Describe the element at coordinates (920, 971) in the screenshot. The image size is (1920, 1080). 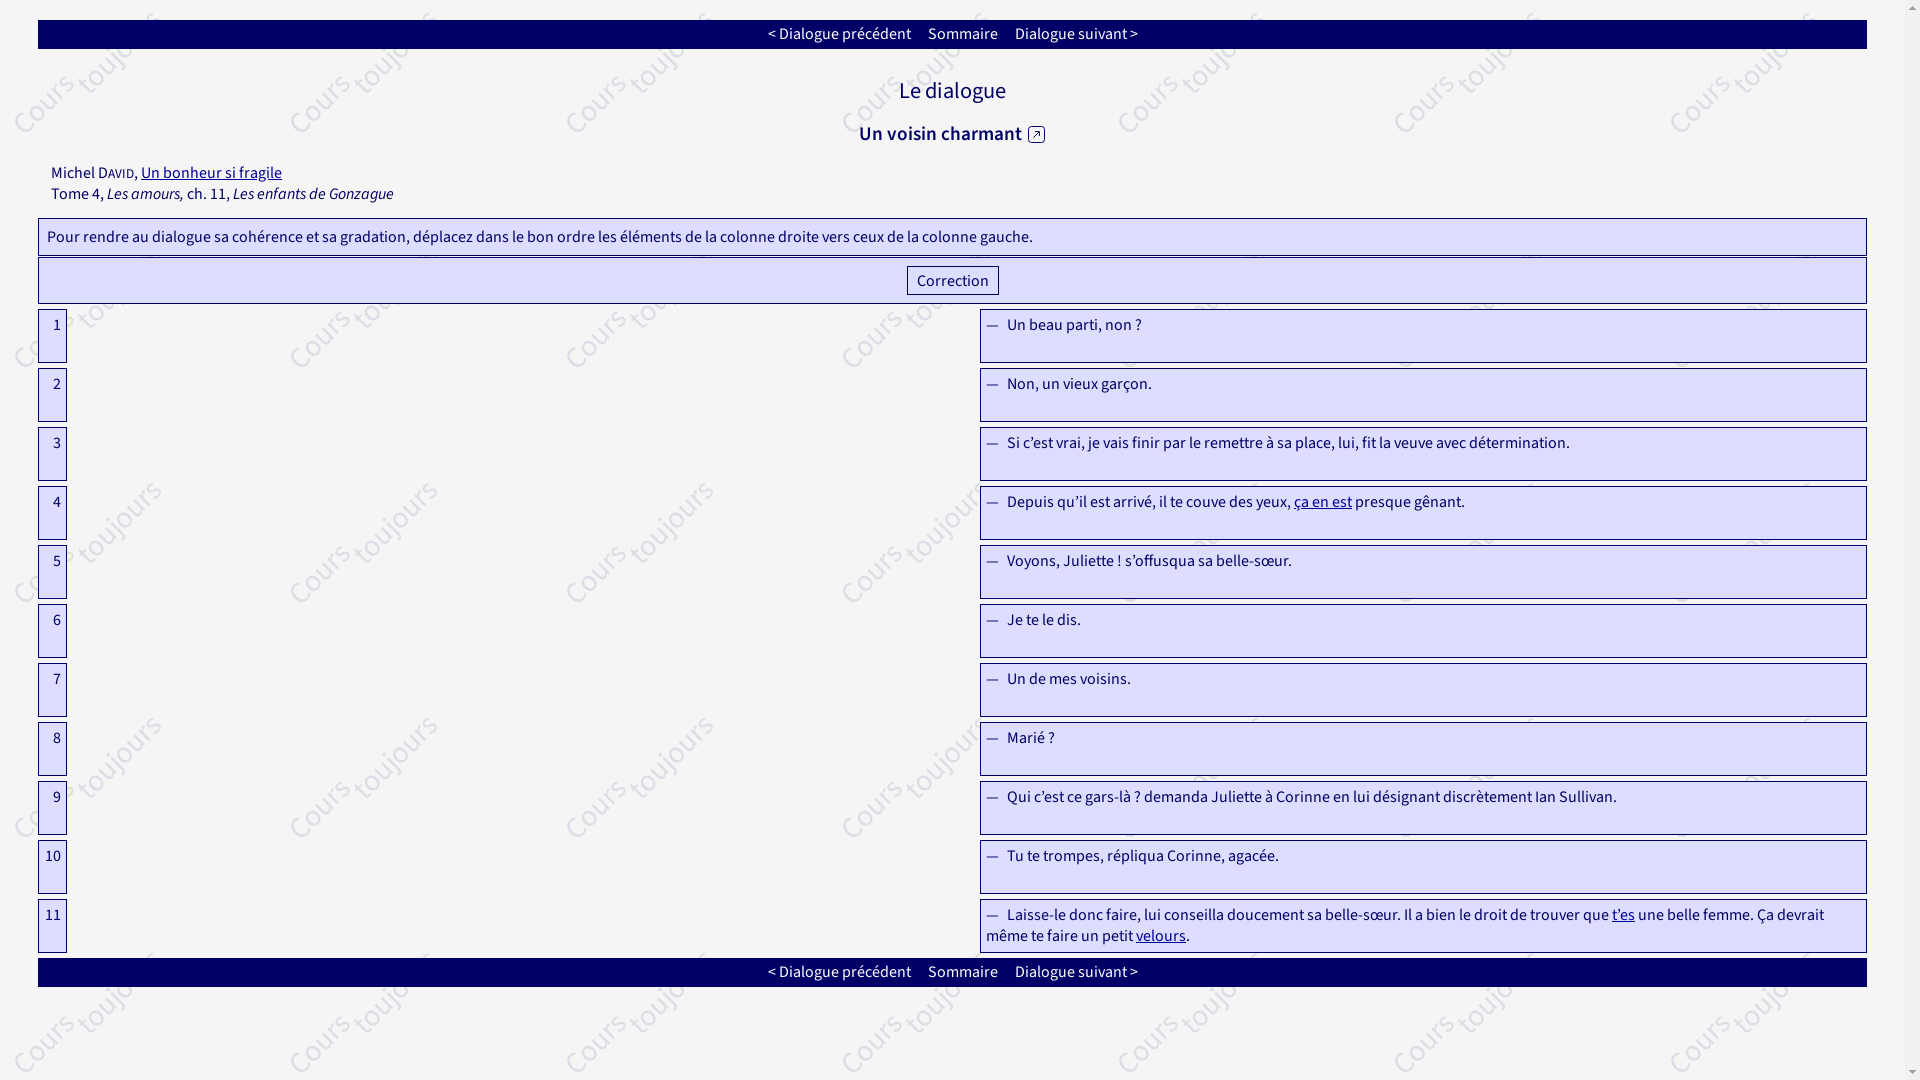
I see `'Sommaire'` at that location.